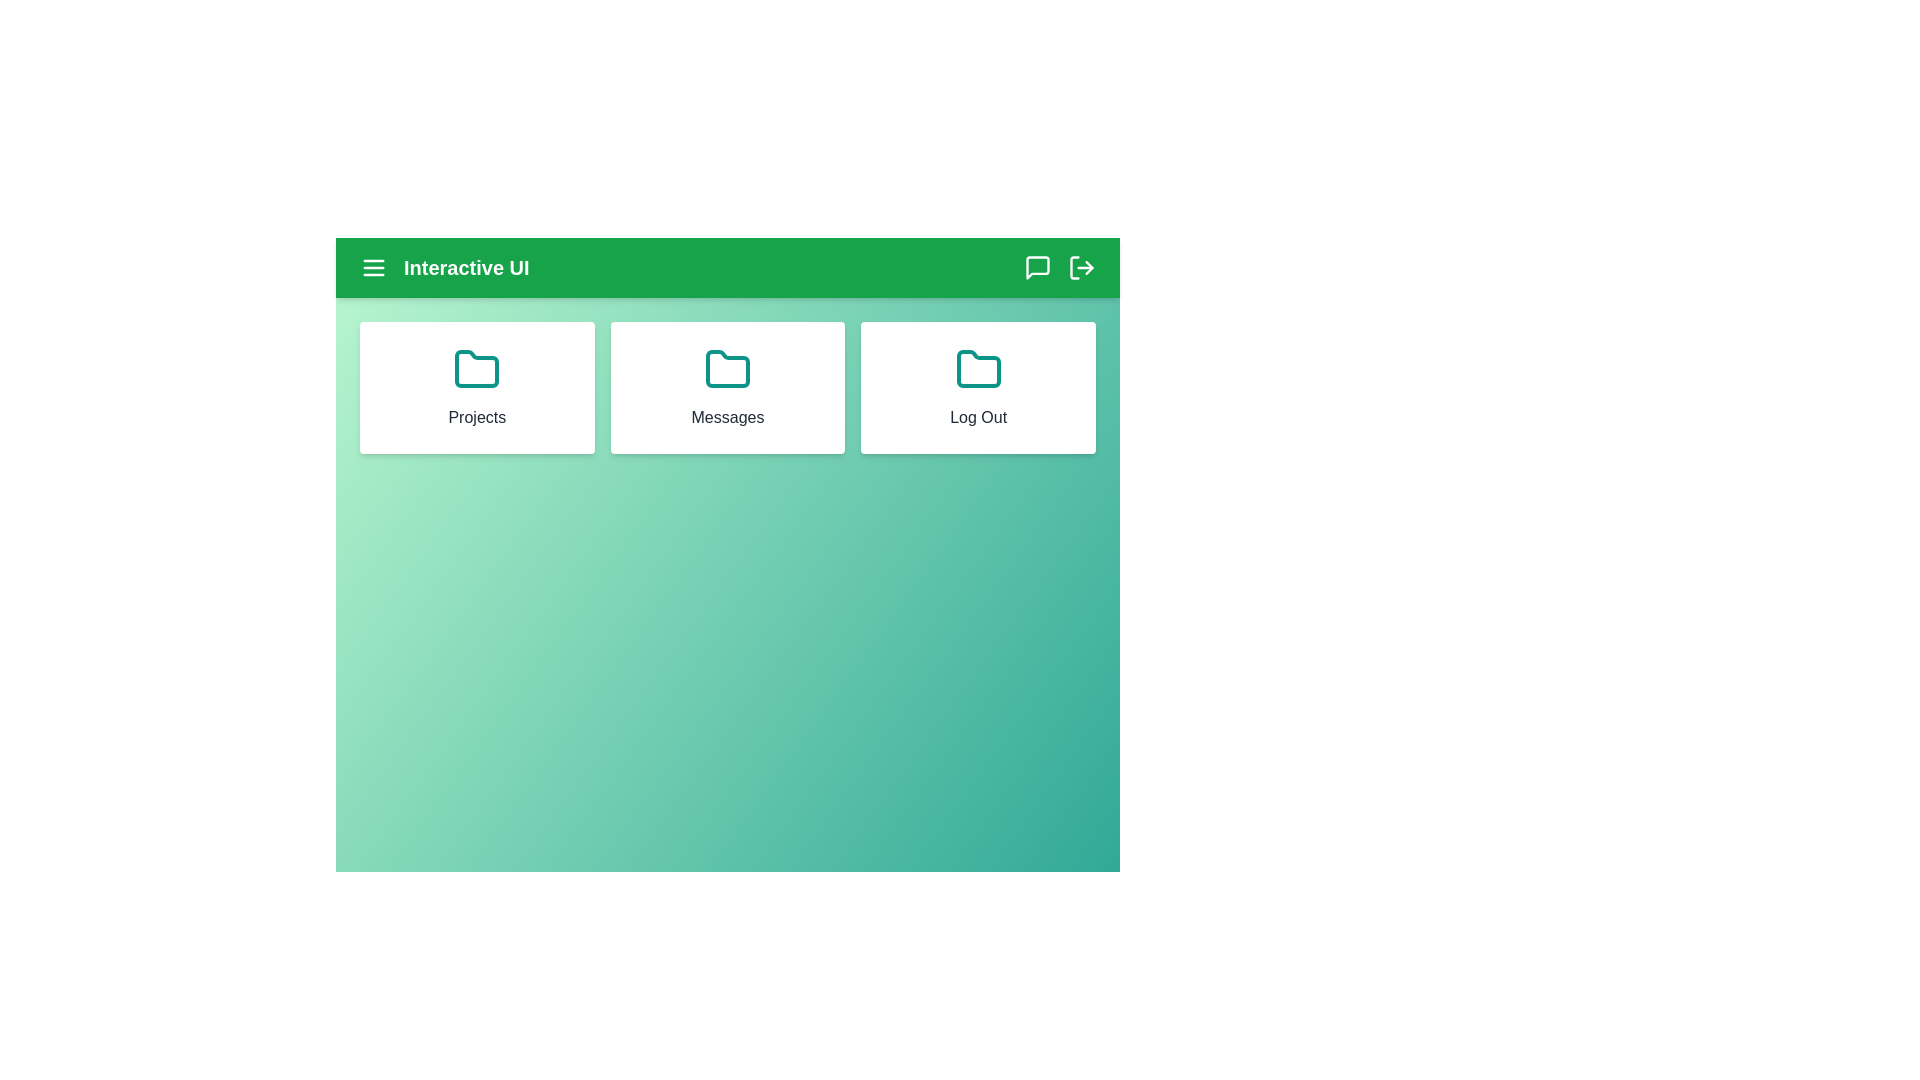 This screenshot has height=1080, width=1920. Describe the element at coordinates (1080, 266) in the screenshot. I see `the logout icon to log out` at that location.